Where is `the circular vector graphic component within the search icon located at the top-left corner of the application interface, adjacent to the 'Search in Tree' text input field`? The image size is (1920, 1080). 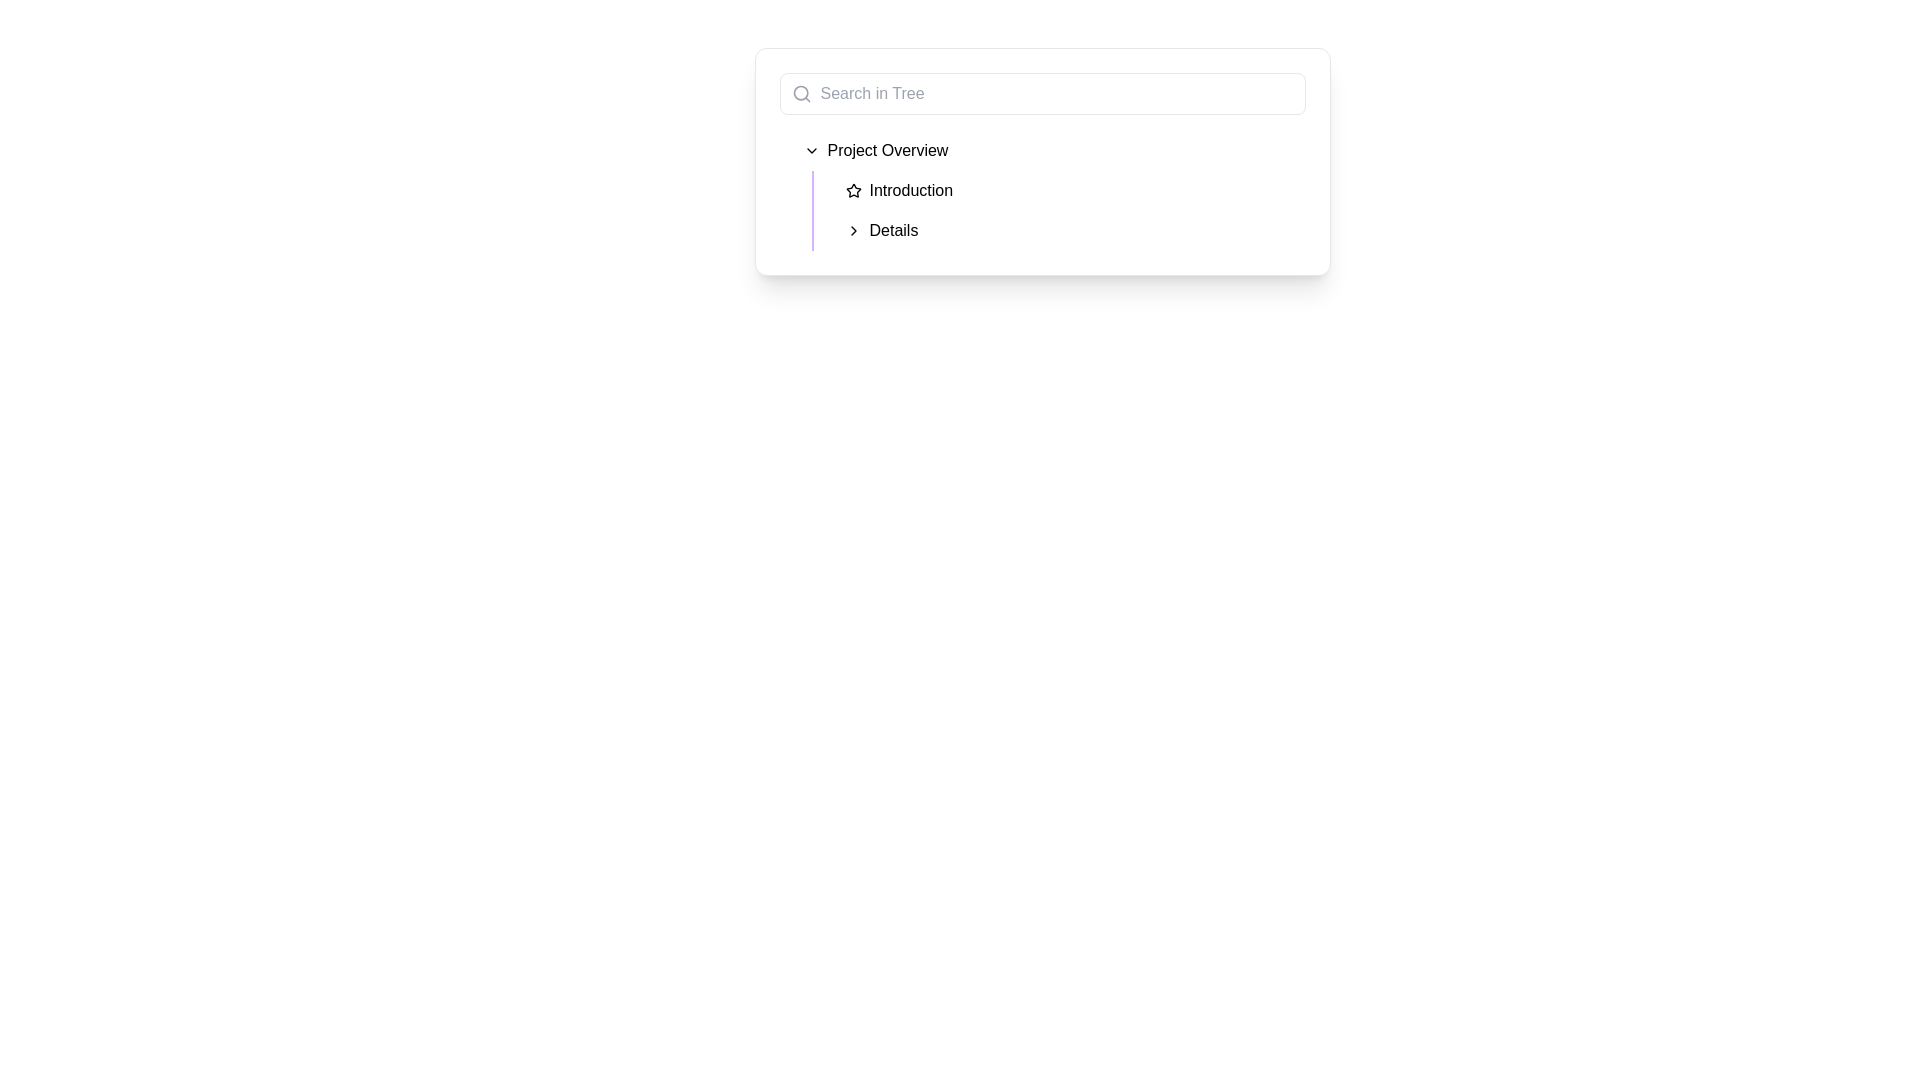 the circular vector graphic component within the search icon located at the top-left corner of the application interface, adjacent to the 'Search in Tree' text input field is located at coordinates (800, 93).